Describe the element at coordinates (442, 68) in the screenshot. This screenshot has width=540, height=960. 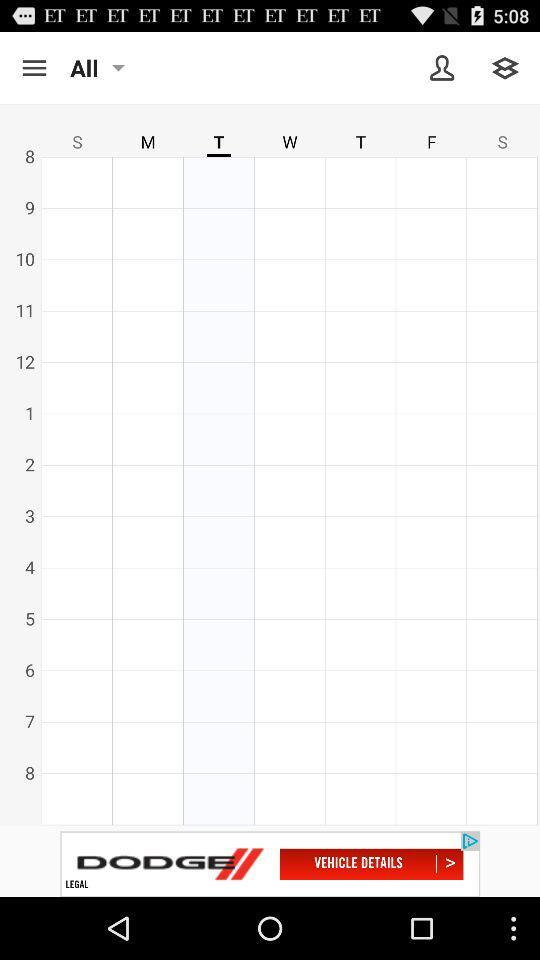
I see `show own profile` at that location.